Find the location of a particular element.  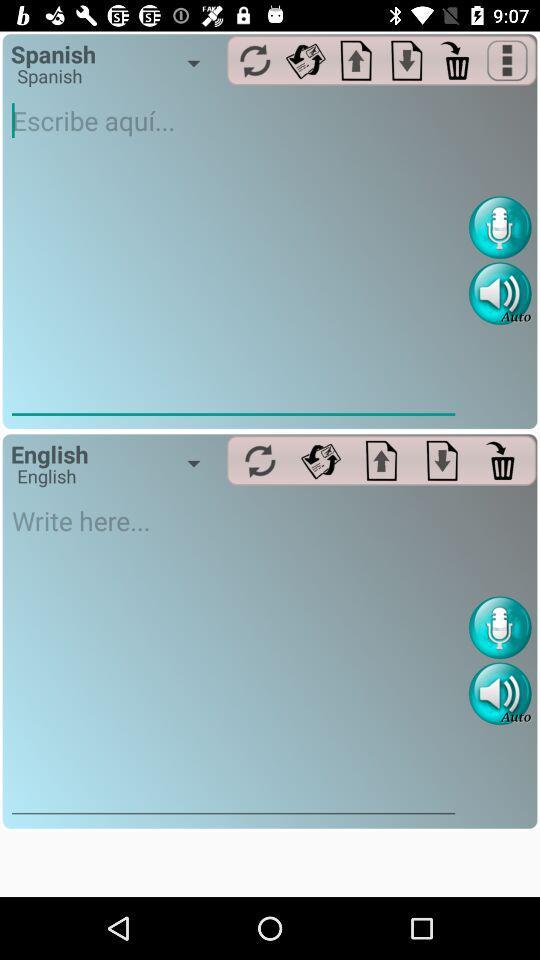

volume control is located at coordinates (499, 693).